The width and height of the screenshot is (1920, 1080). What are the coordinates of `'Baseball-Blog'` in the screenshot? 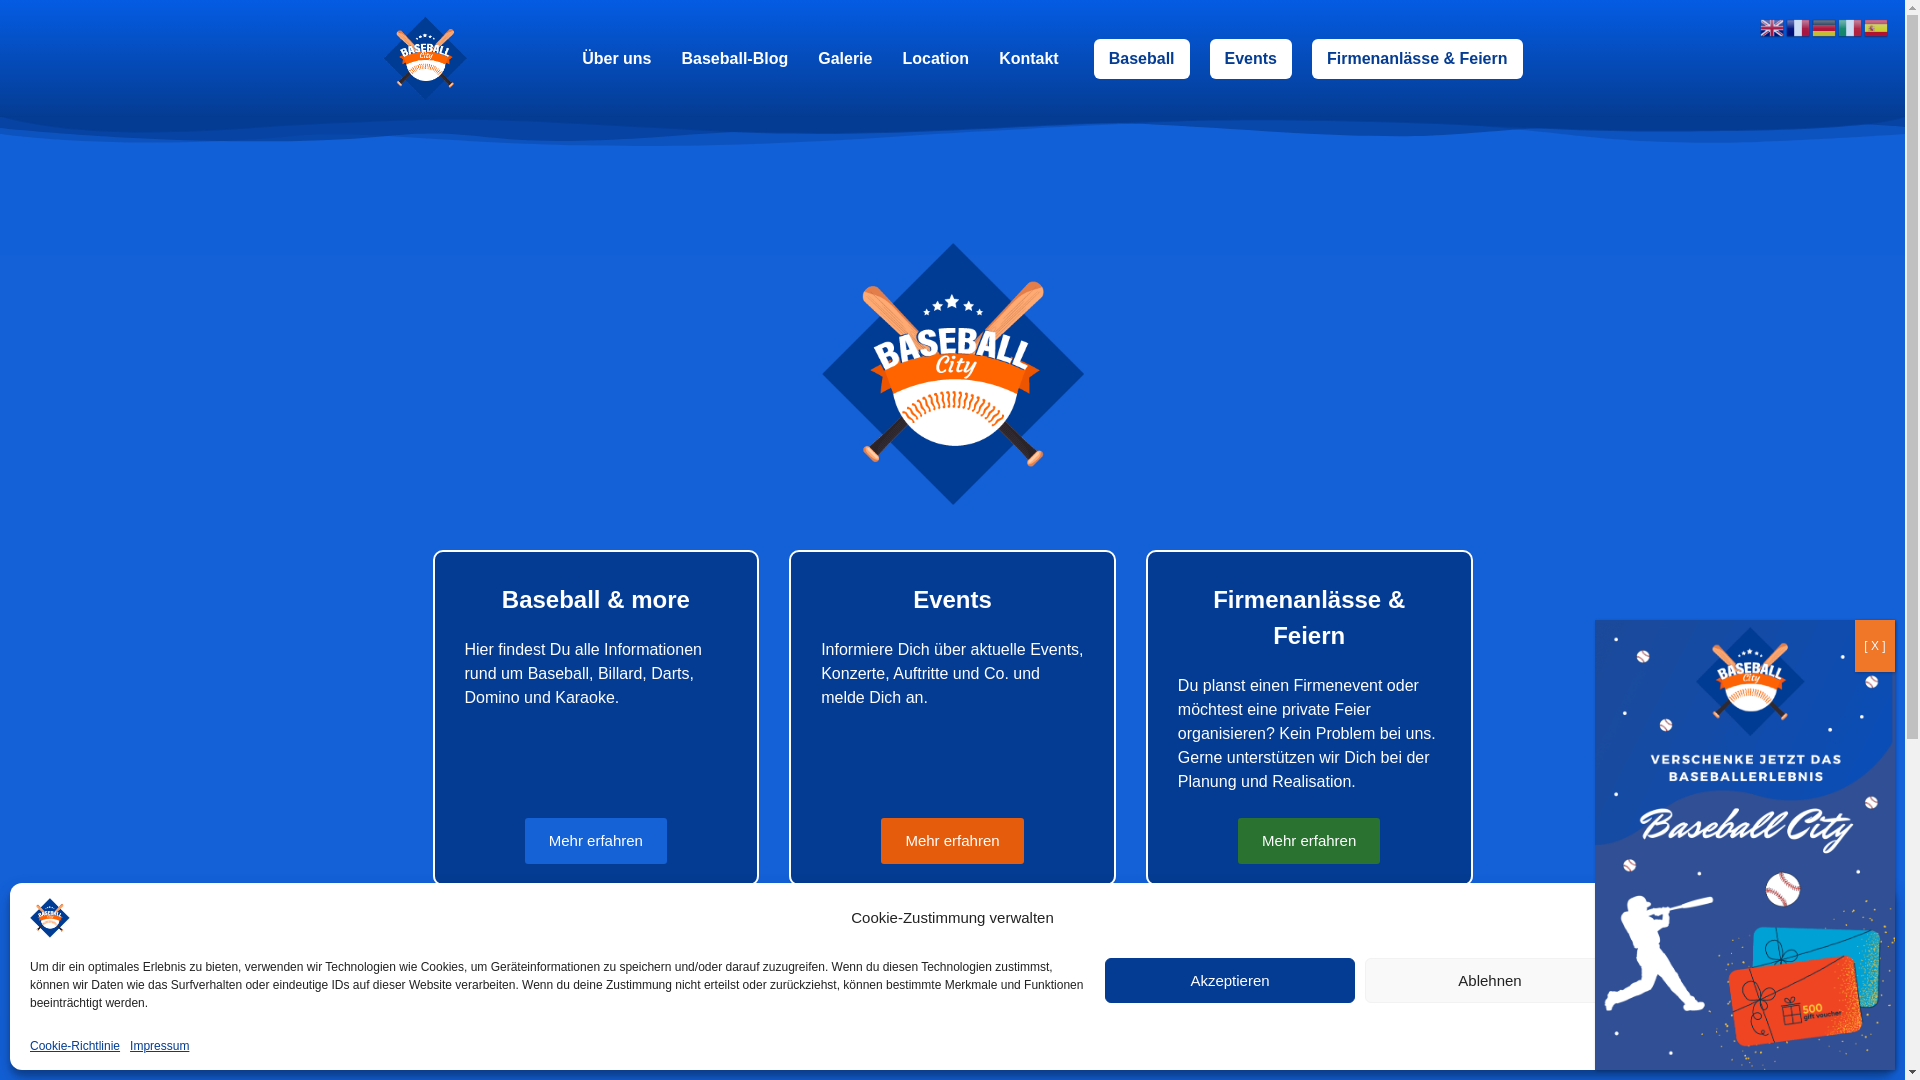 It's located at (734, 56).